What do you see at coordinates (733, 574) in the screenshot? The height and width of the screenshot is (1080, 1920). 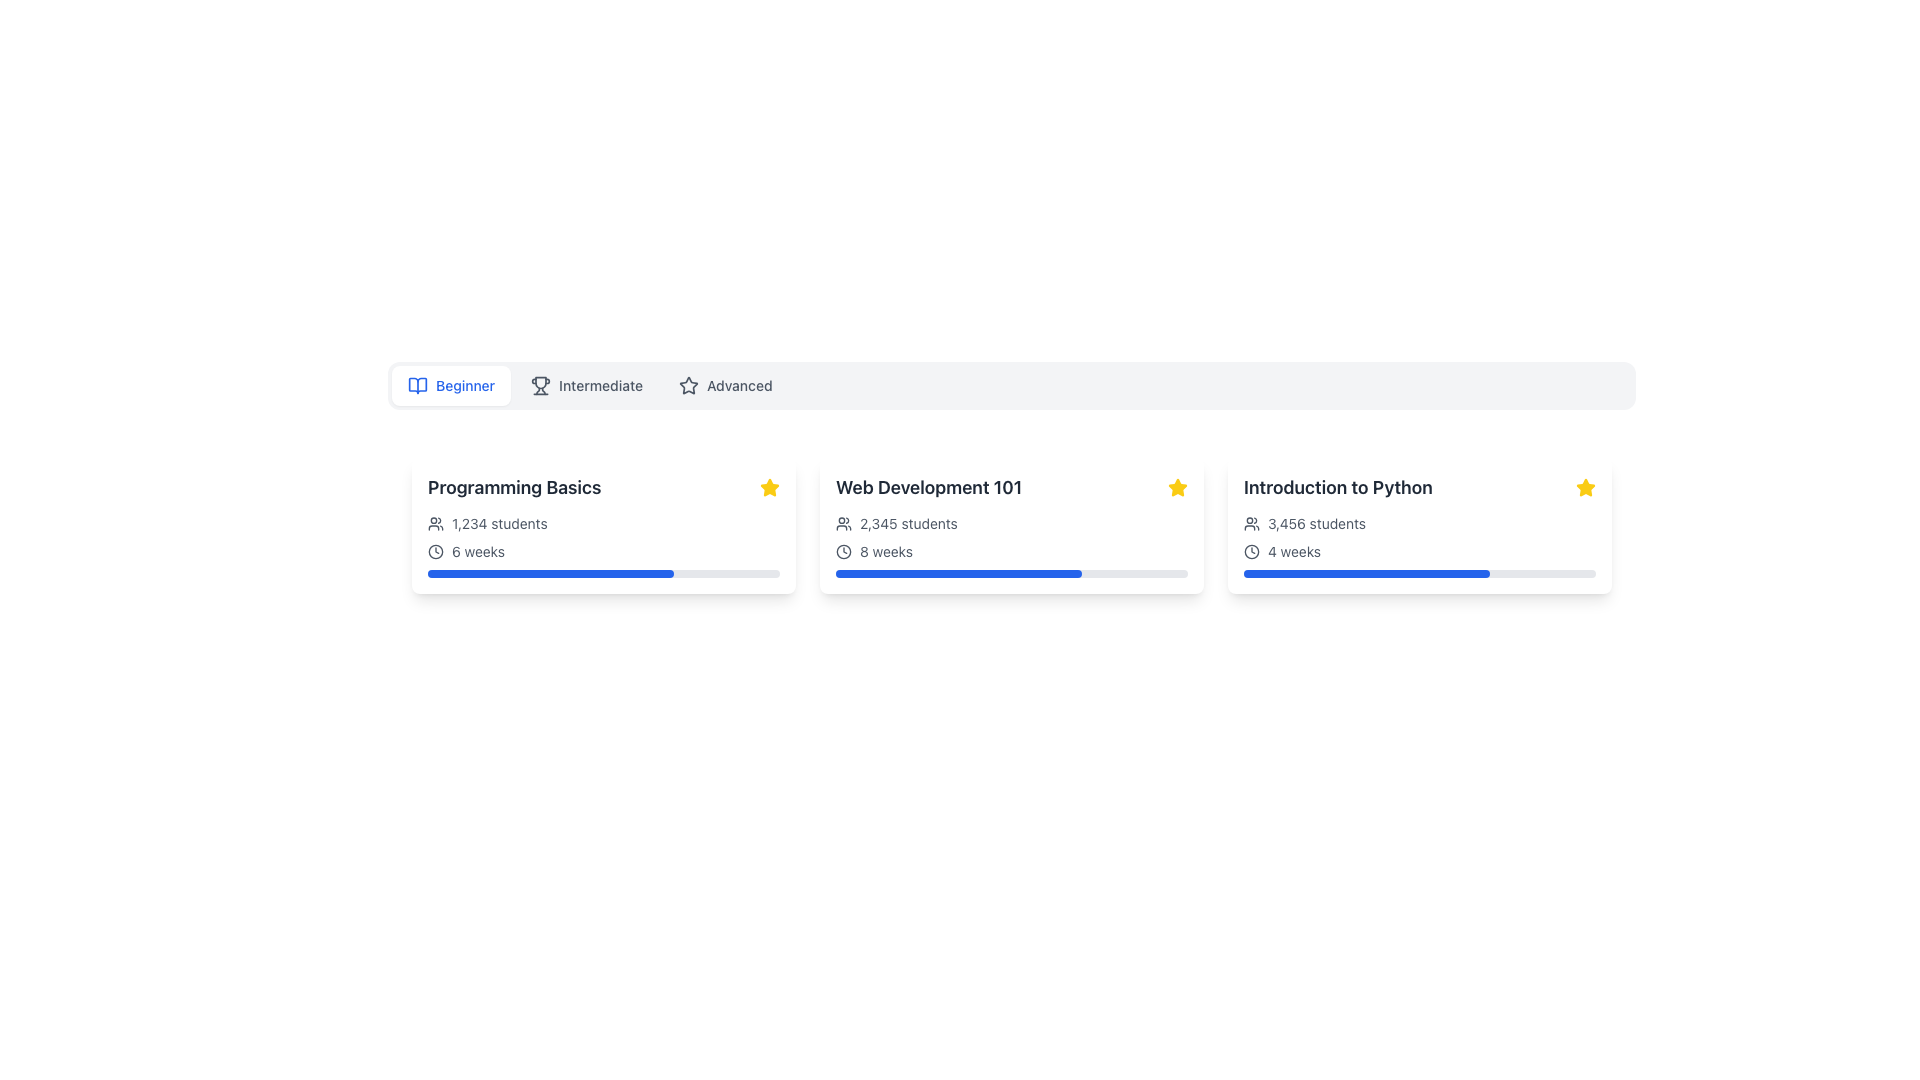 I see `the progress` at bounding box center [733, 574].